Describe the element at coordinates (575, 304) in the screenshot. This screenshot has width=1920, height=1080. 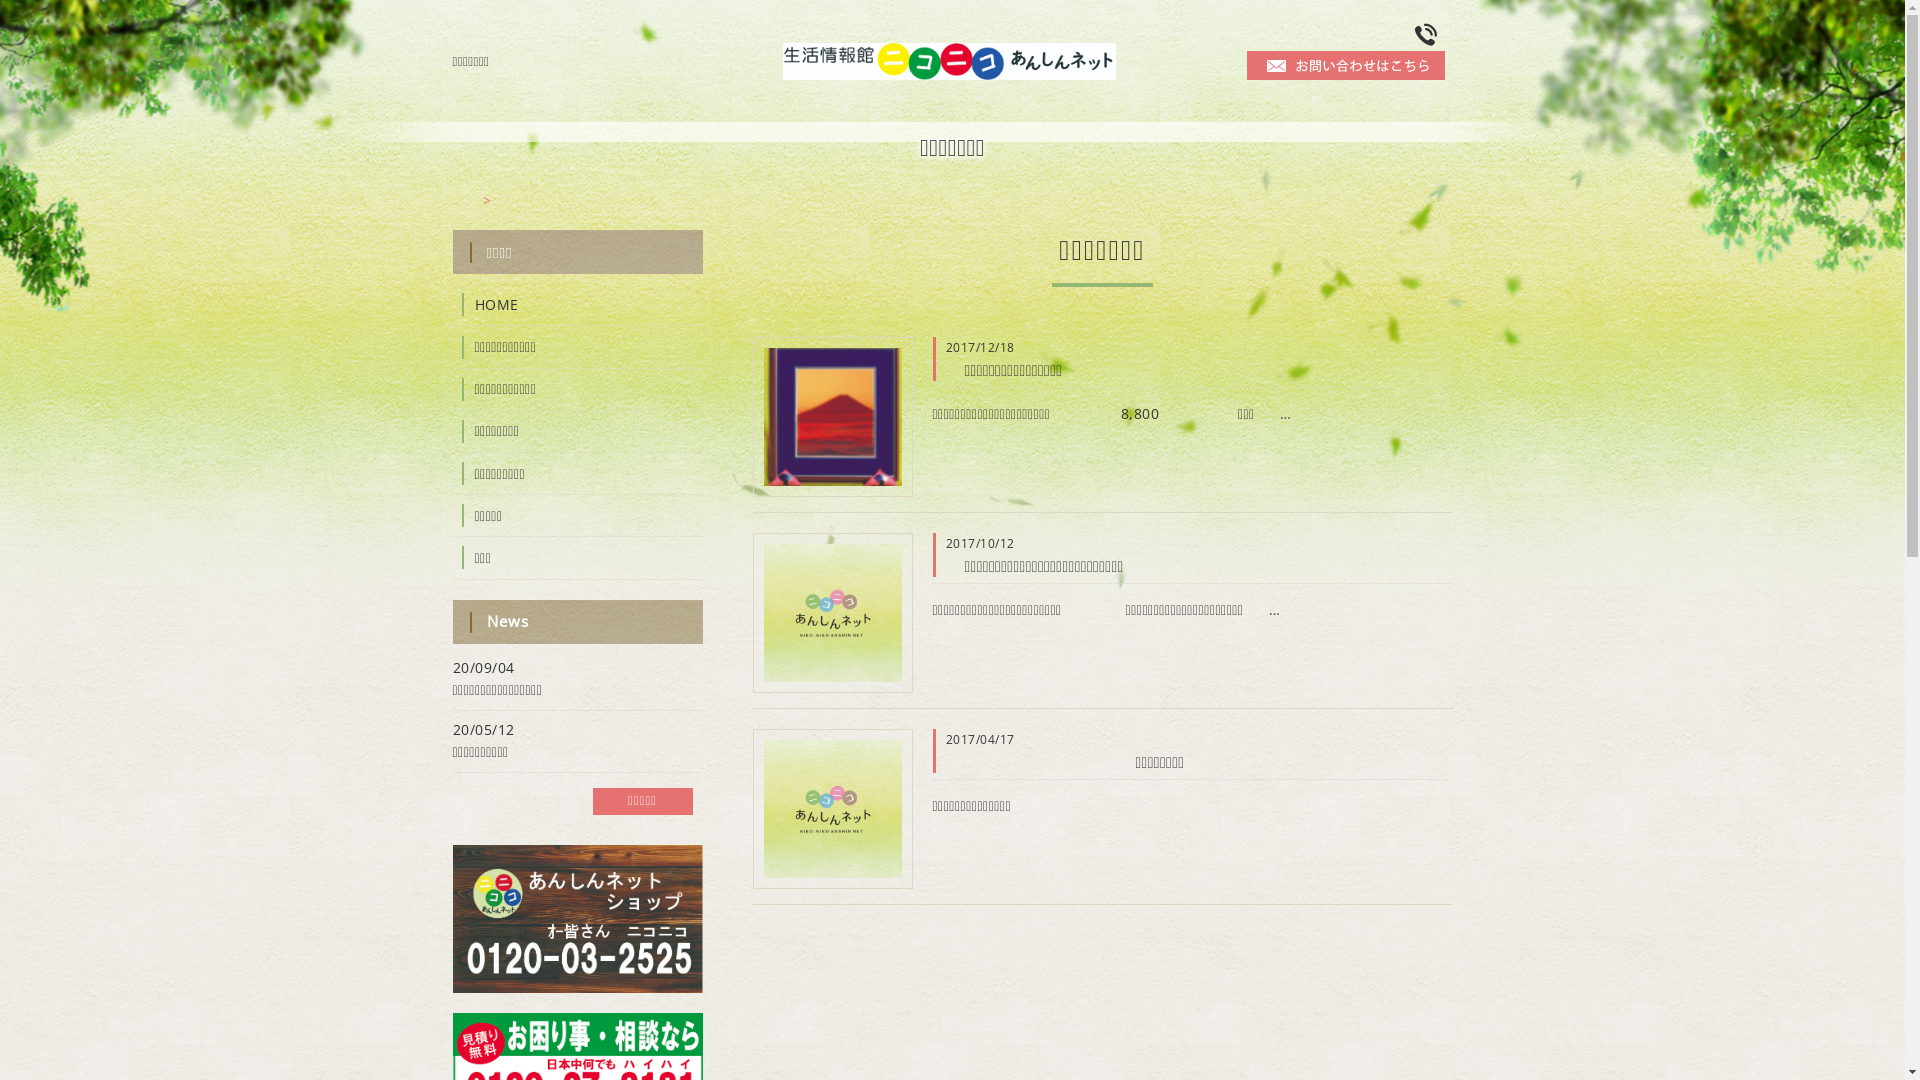
I see `'HOME'` at that location.